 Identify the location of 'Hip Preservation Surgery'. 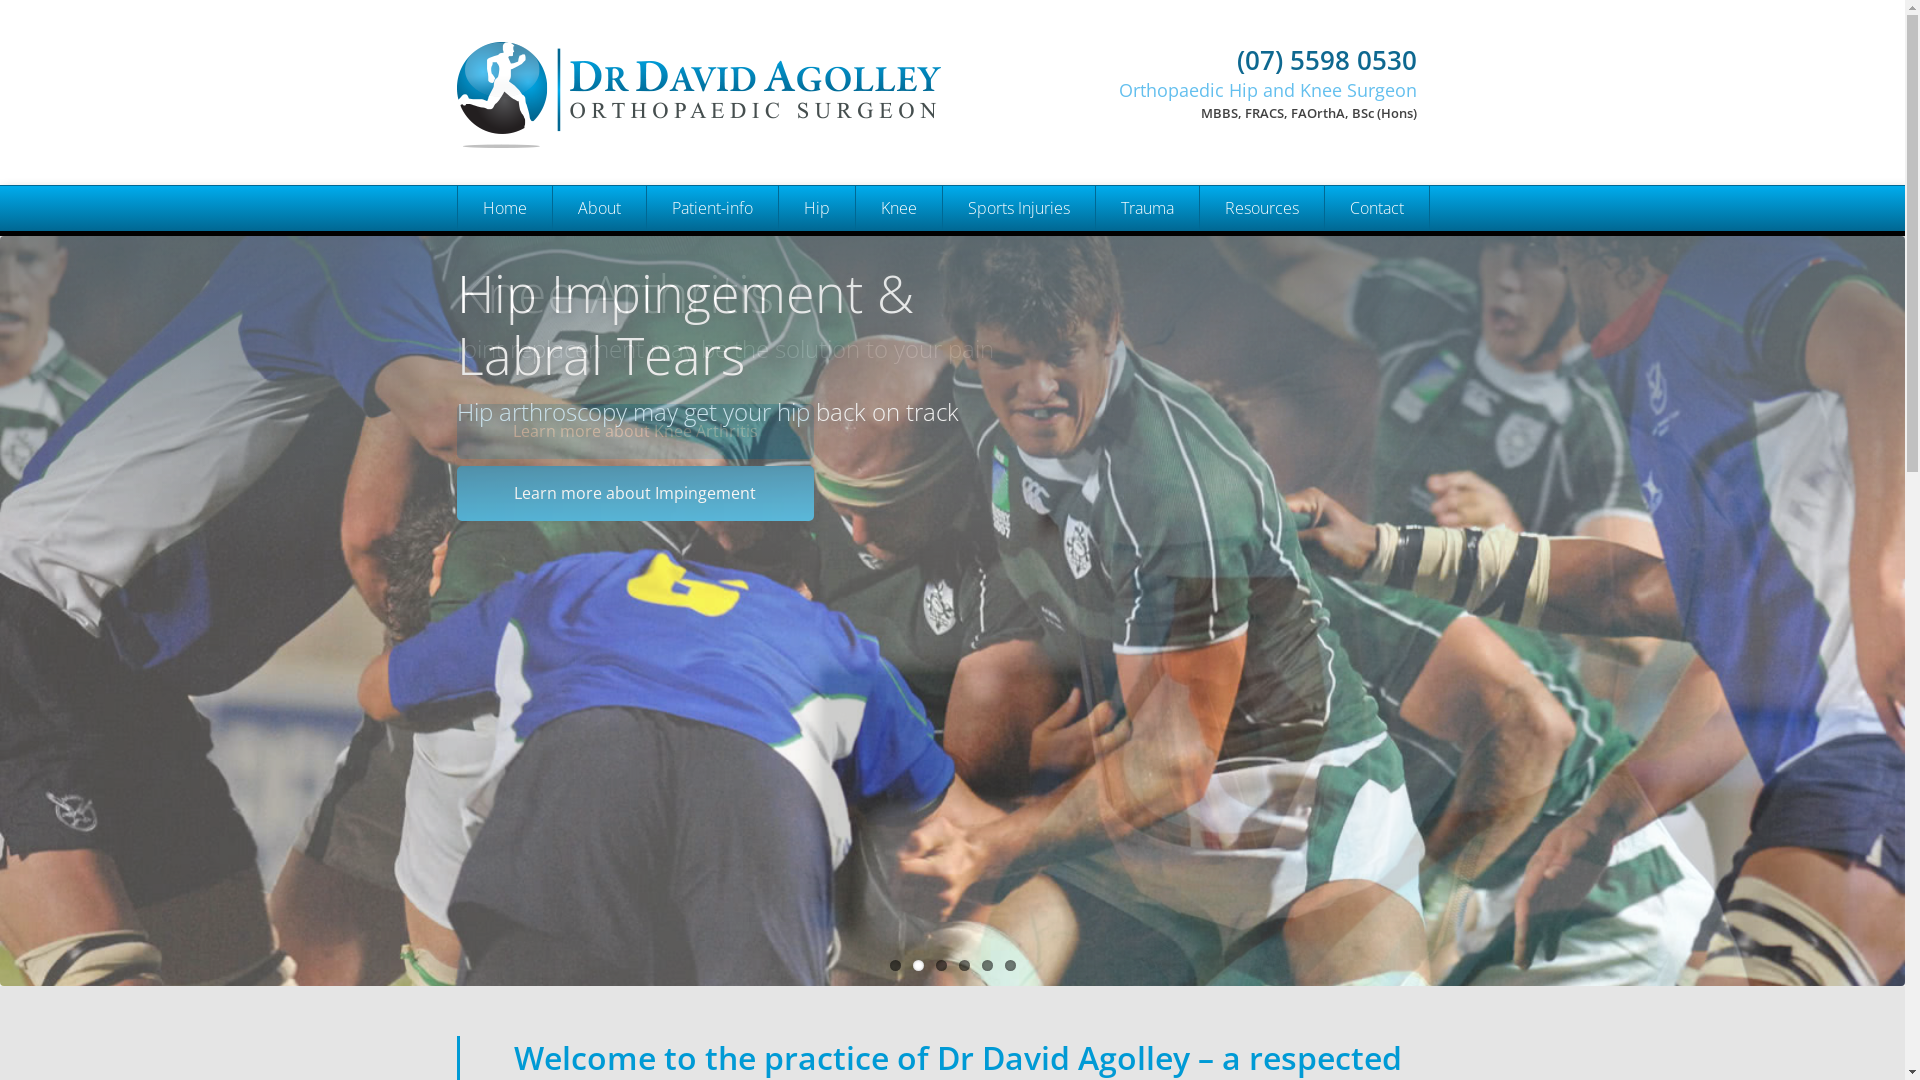
(816, 252).